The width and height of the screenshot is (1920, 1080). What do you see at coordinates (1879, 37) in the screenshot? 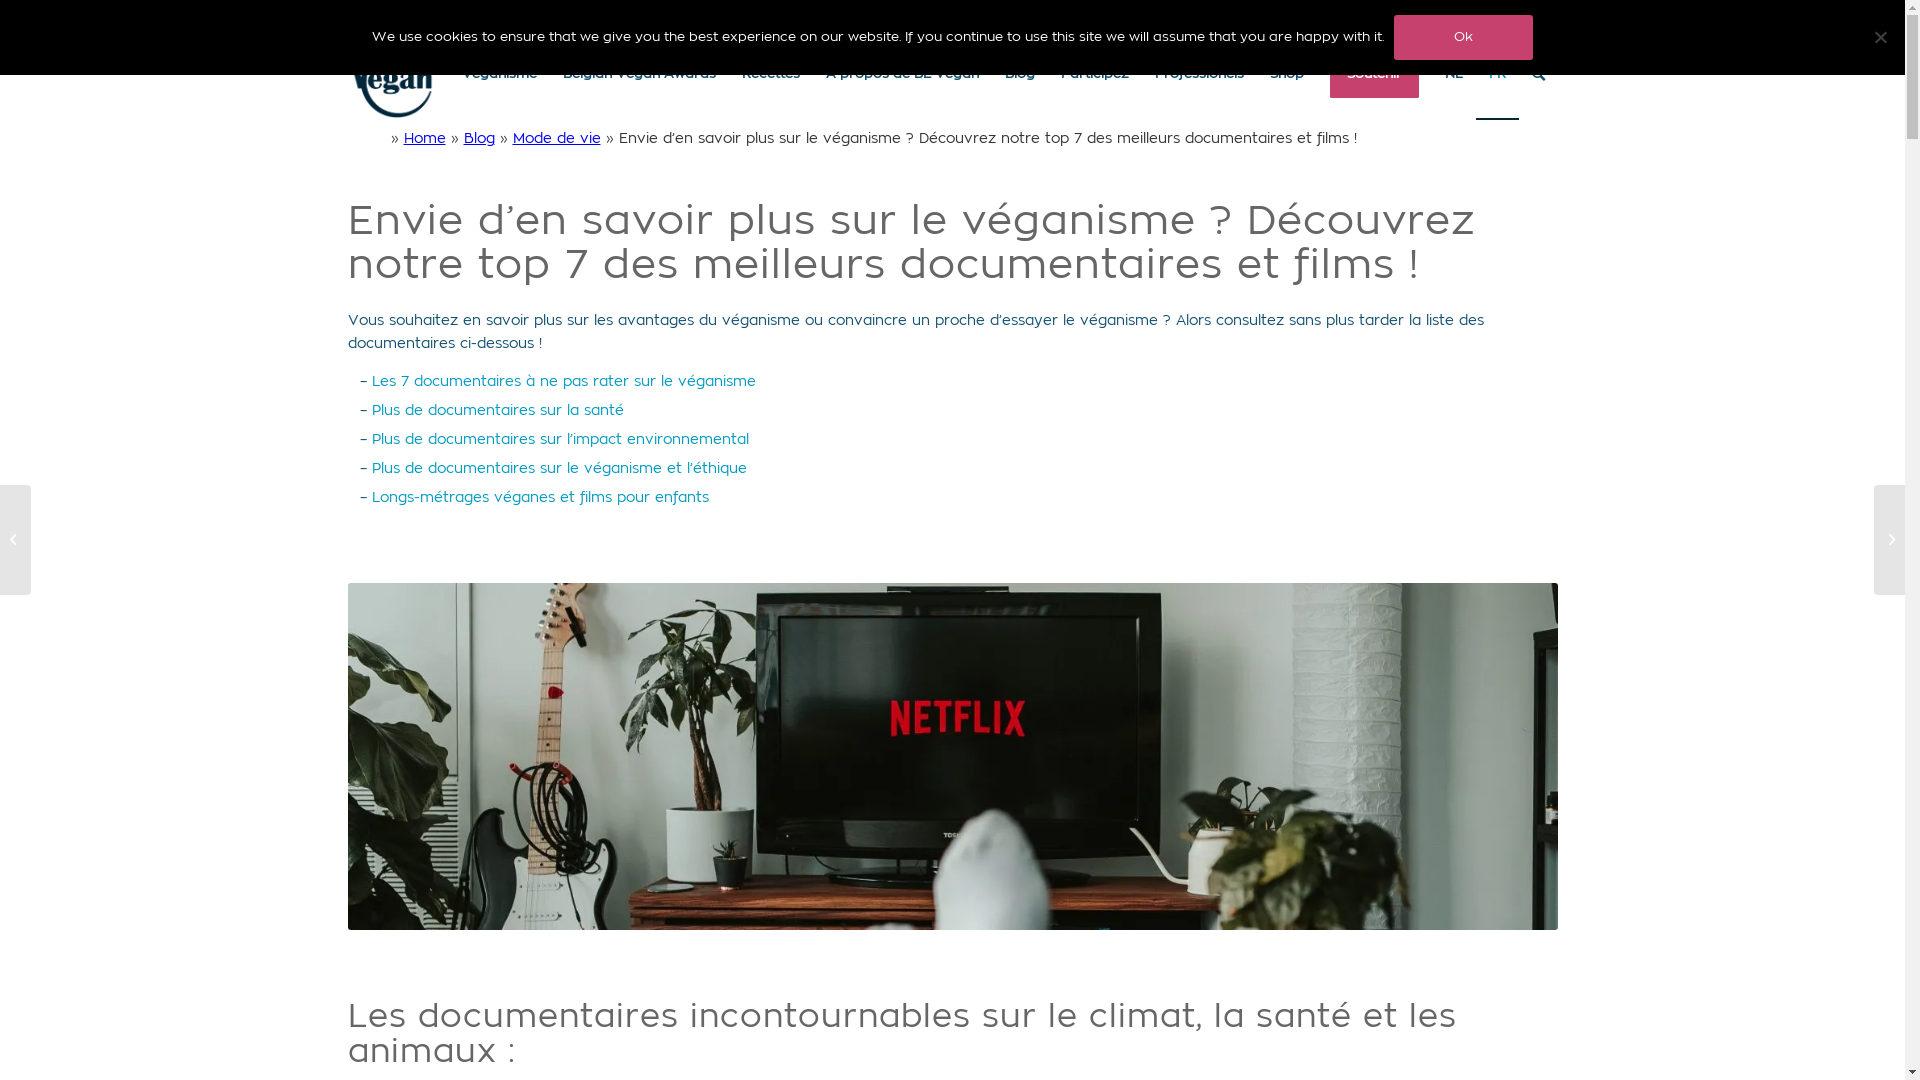
I see `'No'` at bounding box center [1879, 37].